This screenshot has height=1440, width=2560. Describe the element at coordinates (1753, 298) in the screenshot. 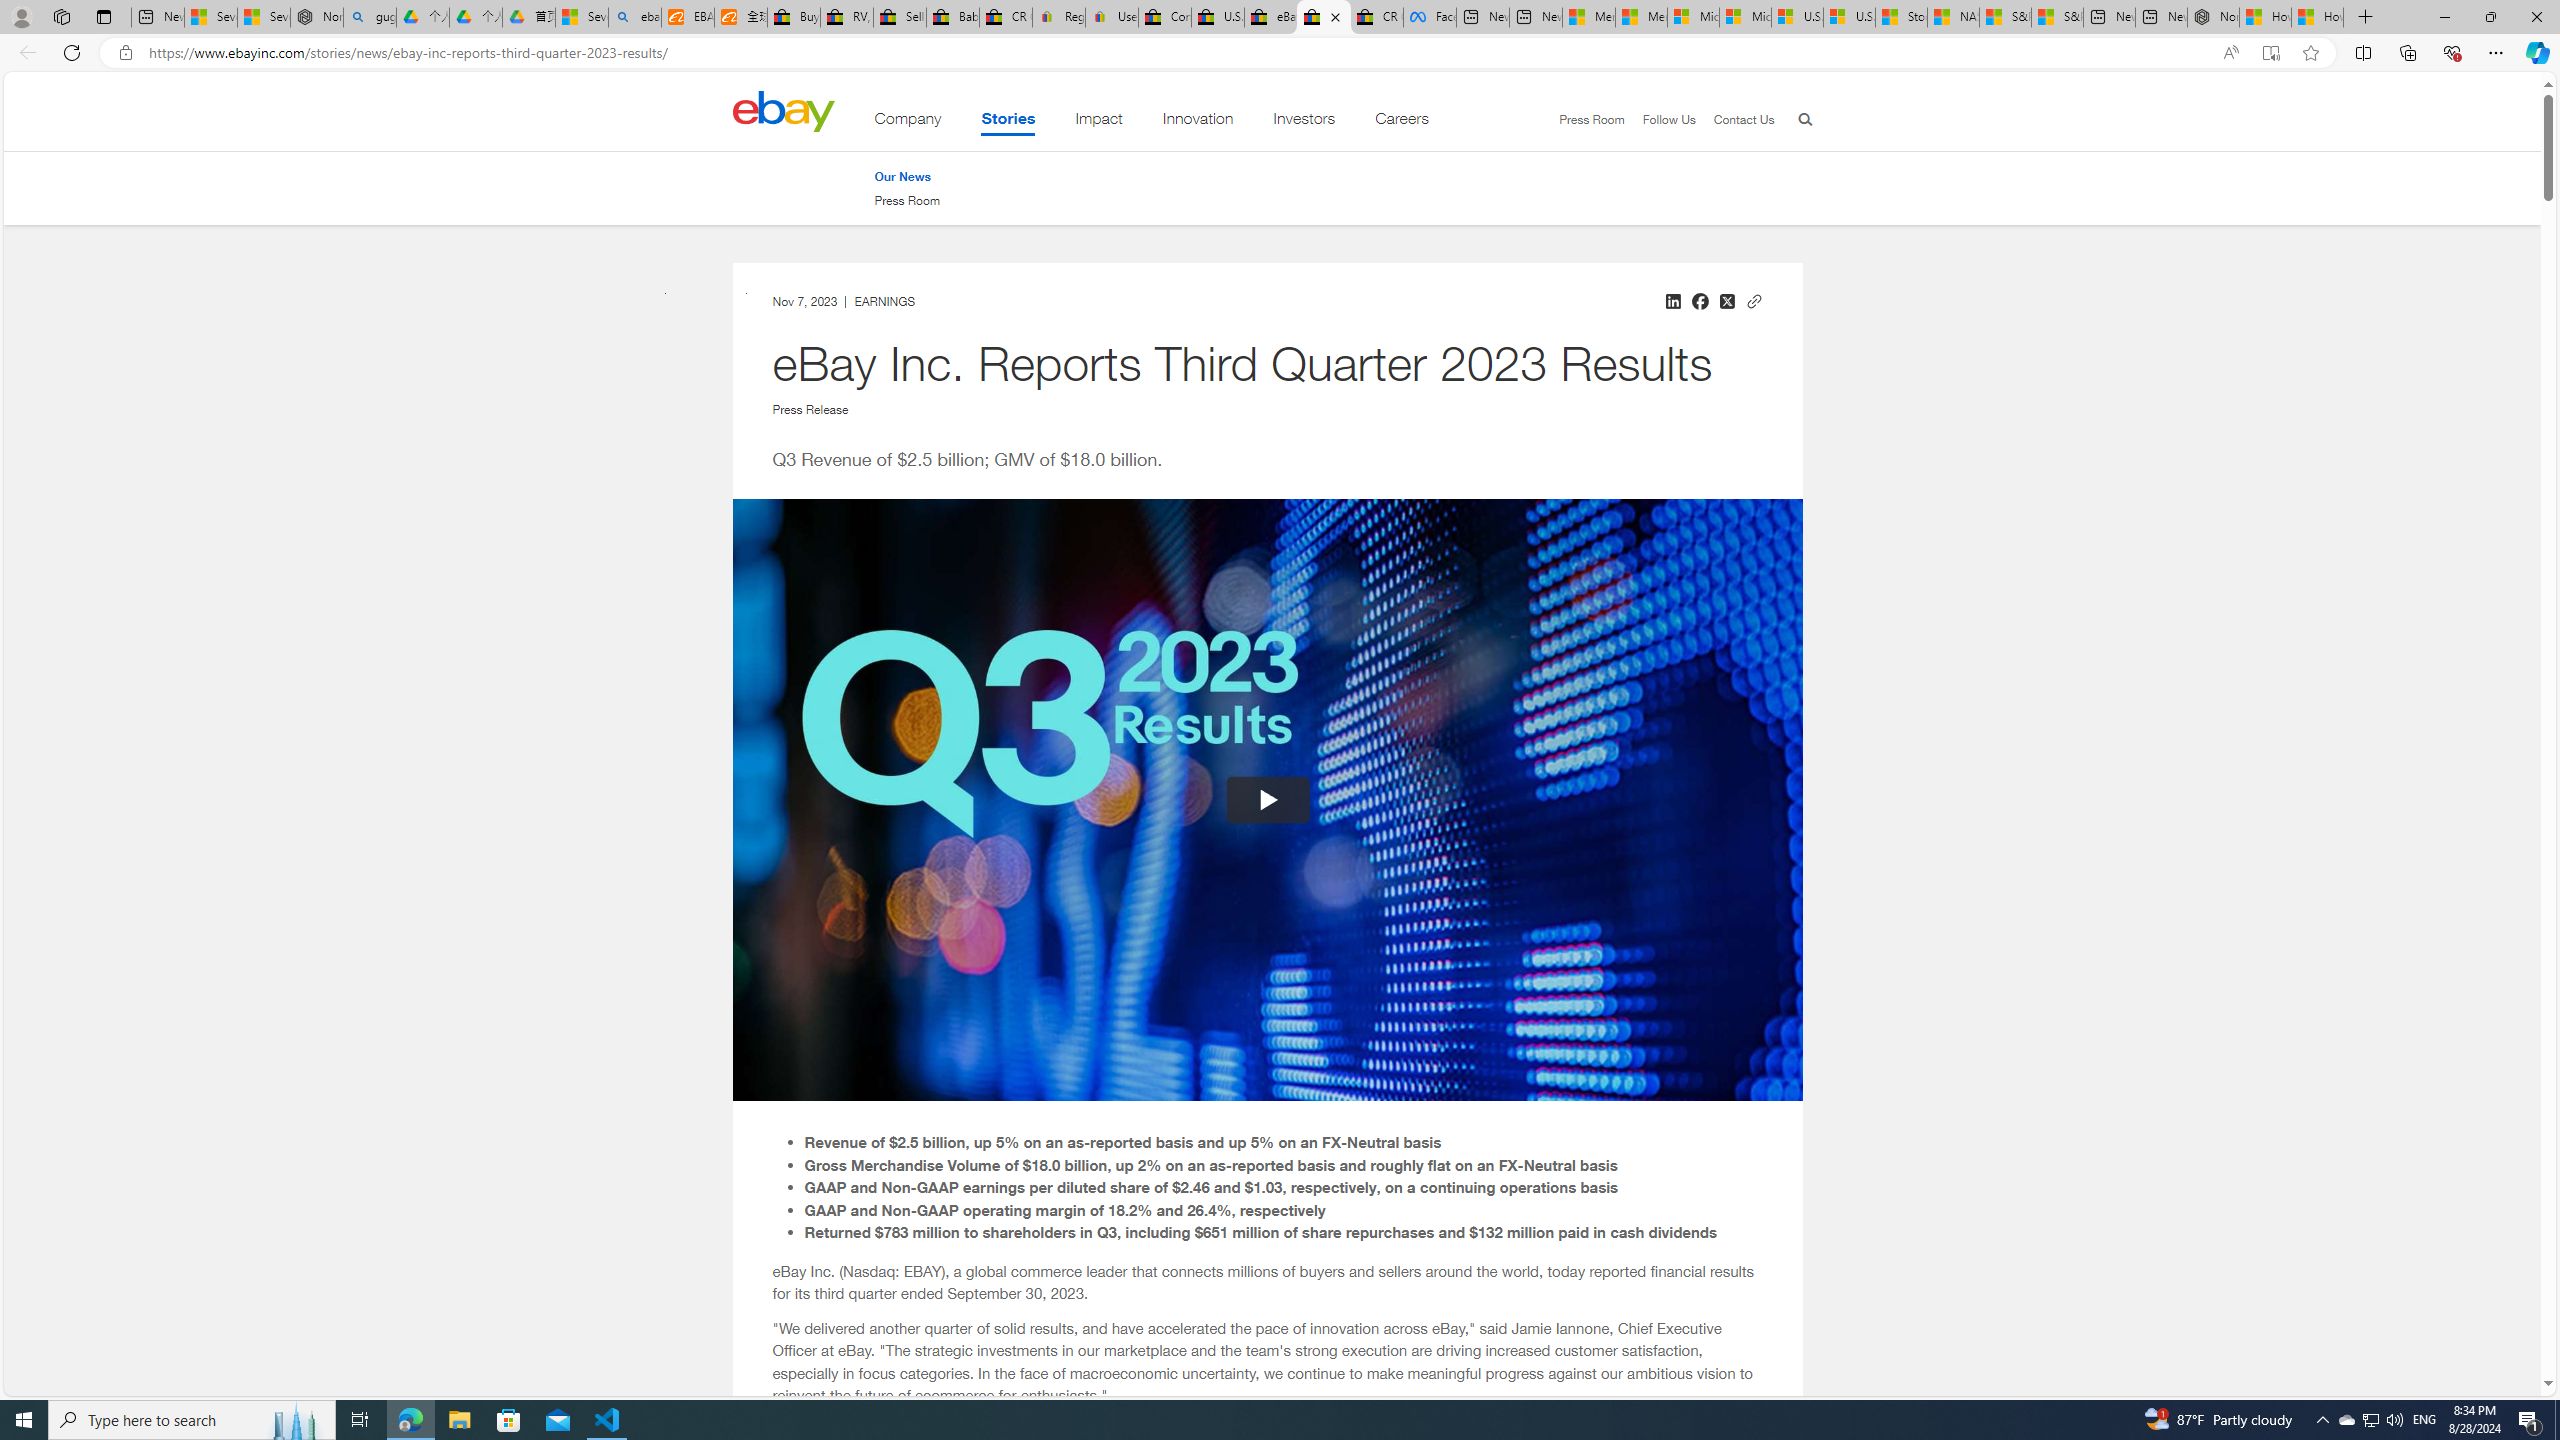

I see `'Copy link to clipboard'` at that location.